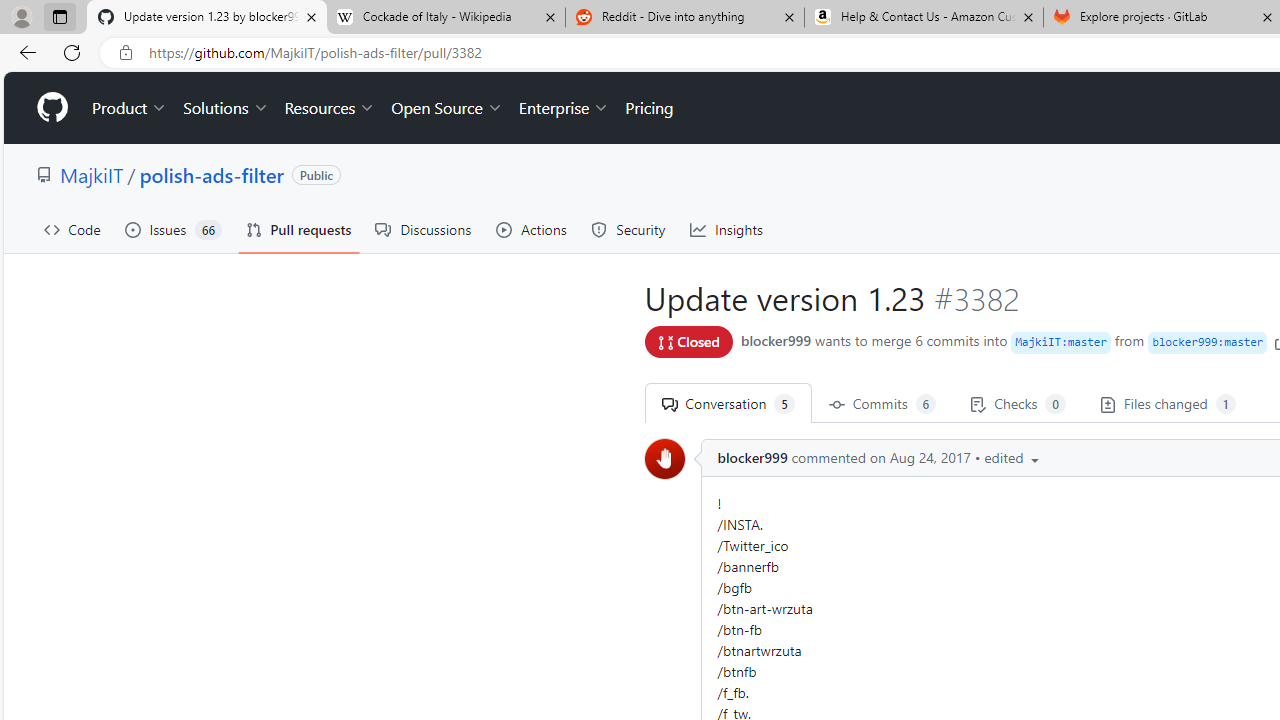  Describe the element at coordinates (627, 229) in the screenshot. I see `'Security'` at that location.